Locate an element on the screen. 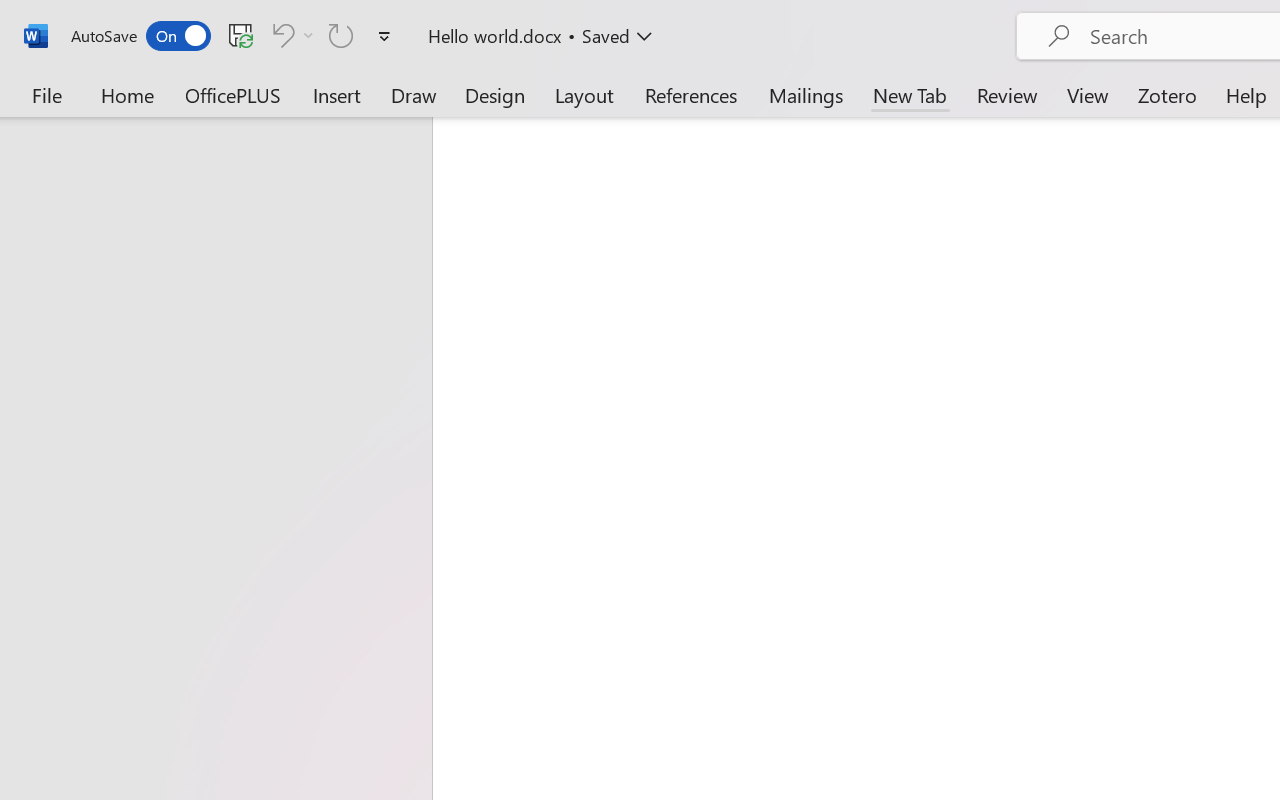 The height and width of the screenshot is (800, 1280). 'Layout' is located at coordinates (583, 94).